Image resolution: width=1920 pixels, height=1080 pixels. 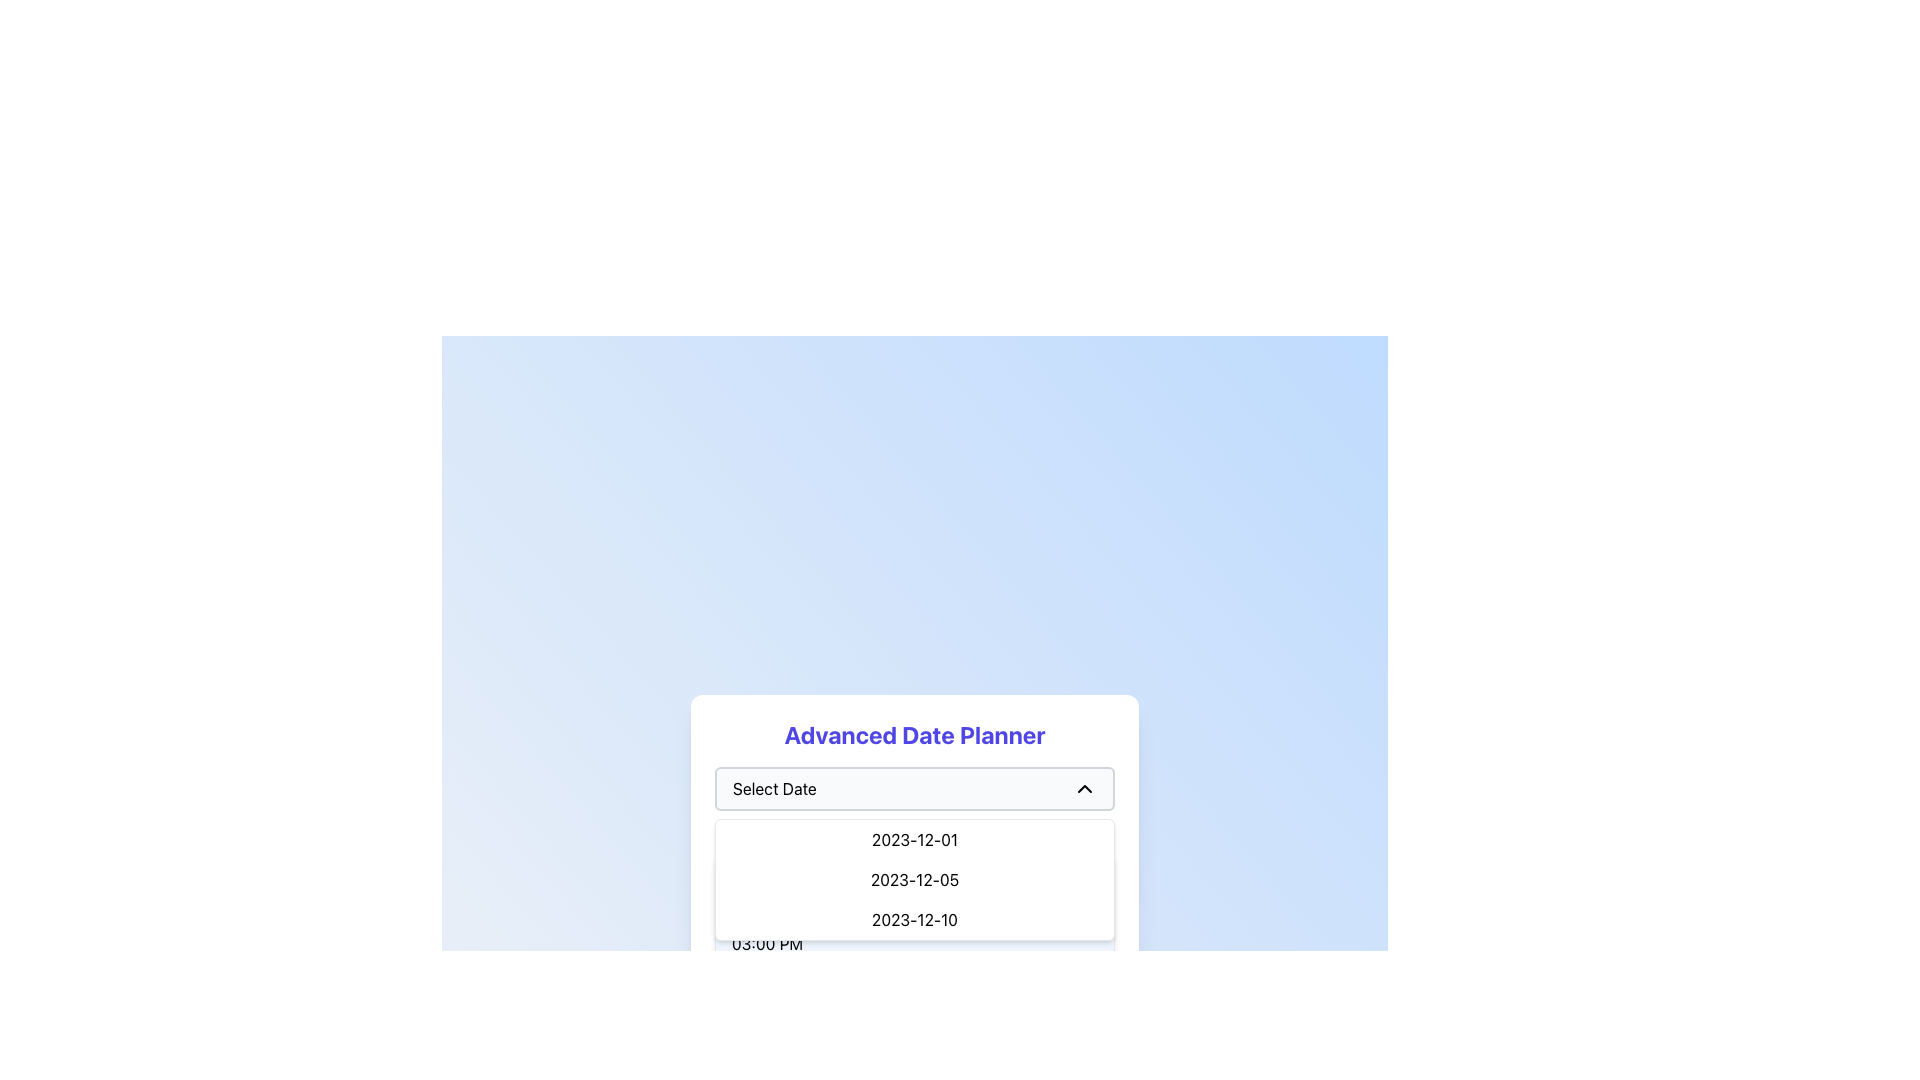 I want to click on the first selectable date option '2023-12-01' in the dropdown menu, so click(x=914, y=840).